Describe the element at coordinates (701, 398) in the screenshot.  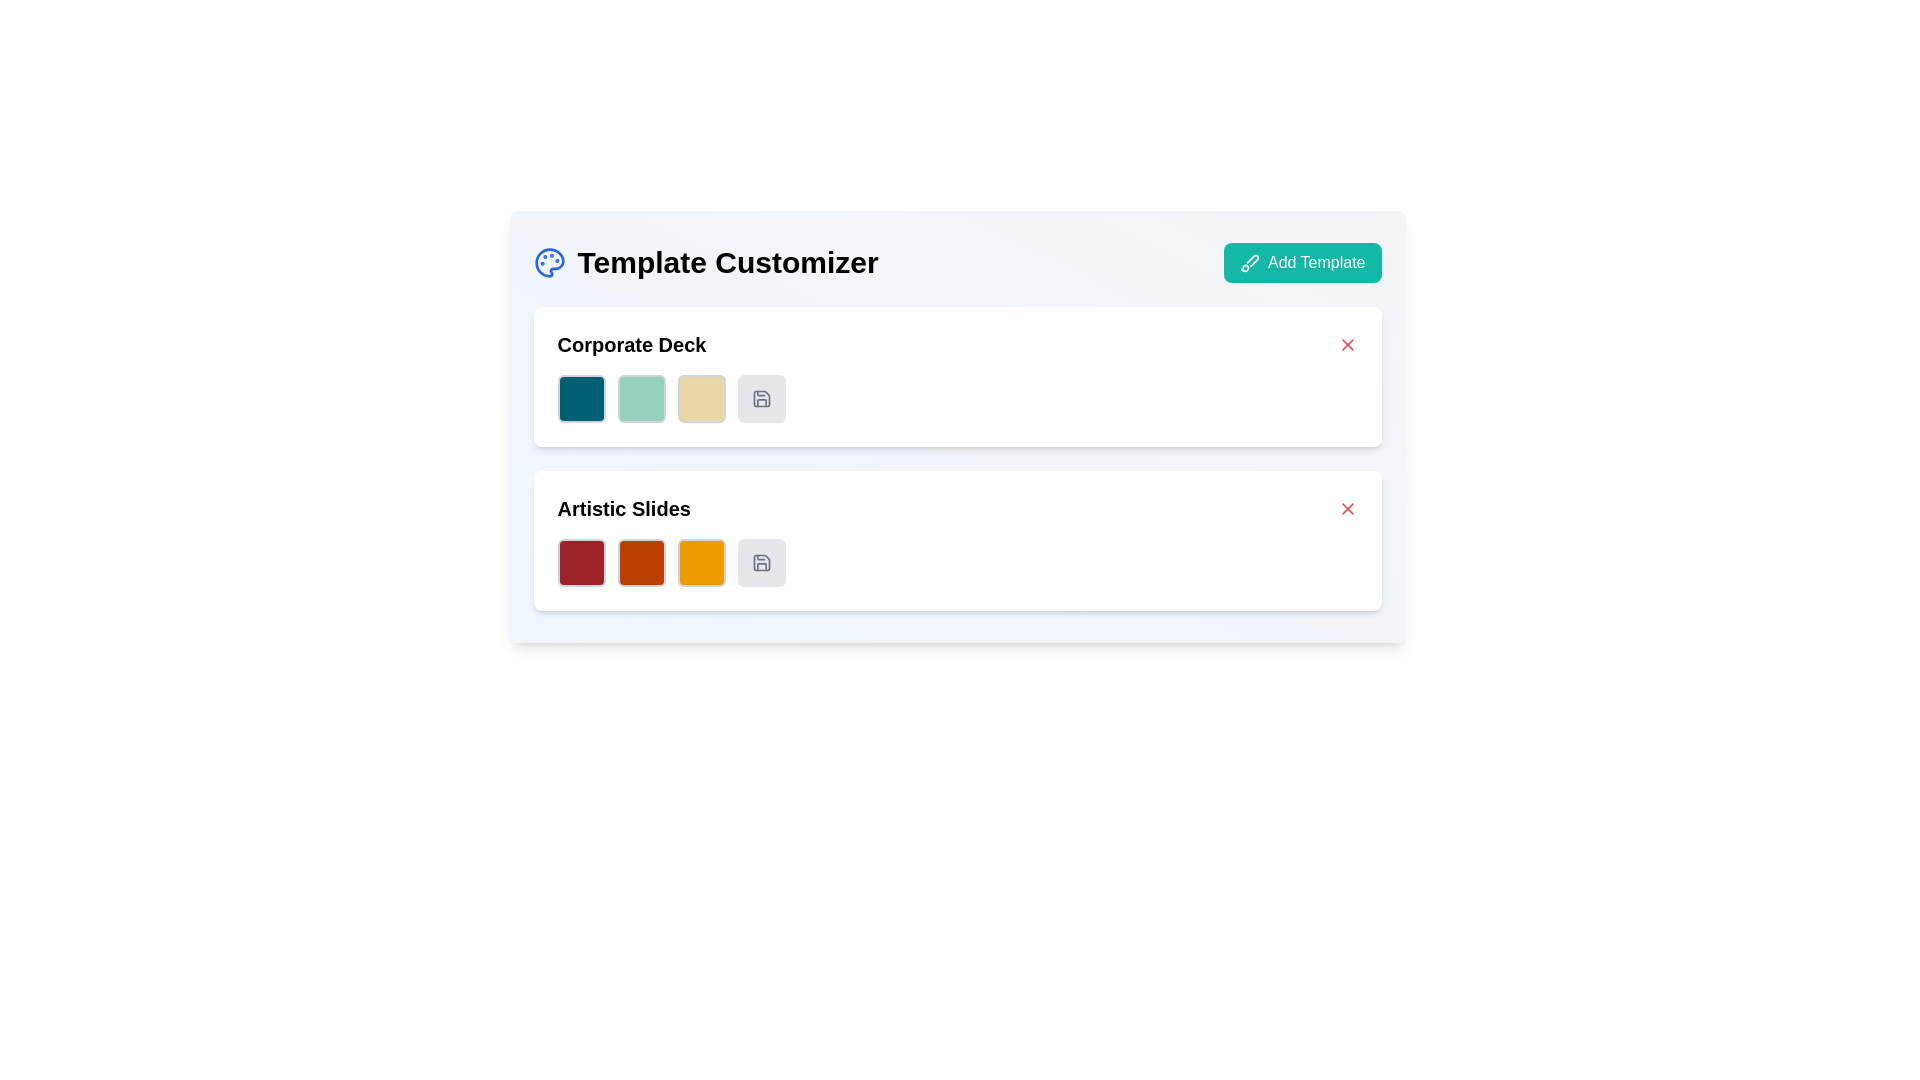
I see `the Decorative square element with a light yellow background and gray border, located in the 'Corporate Deck' section of the UI` at that location.